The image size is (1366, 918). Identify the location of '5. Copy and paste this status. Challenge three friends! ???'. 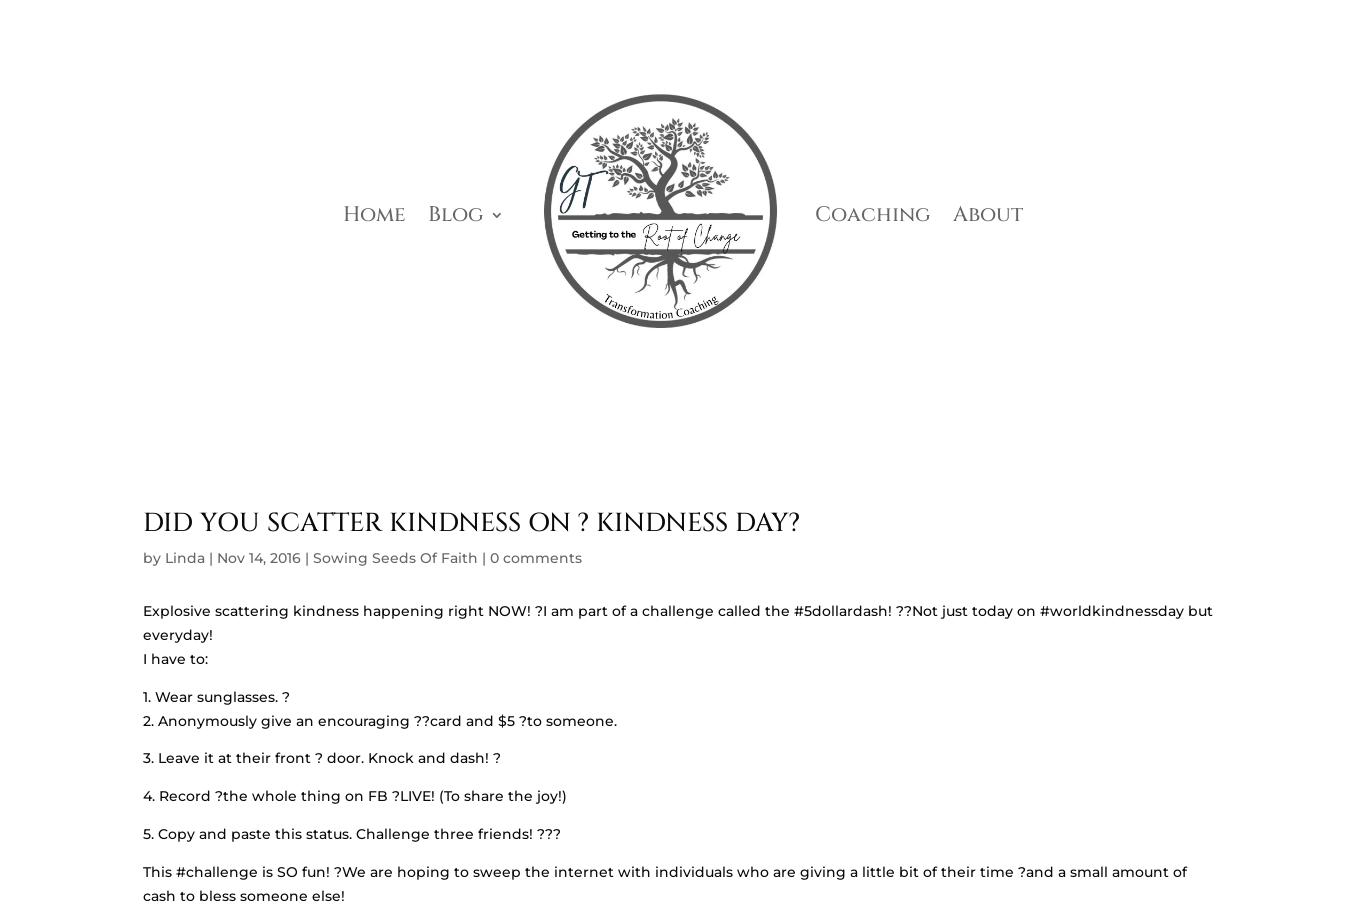
(351, 832).